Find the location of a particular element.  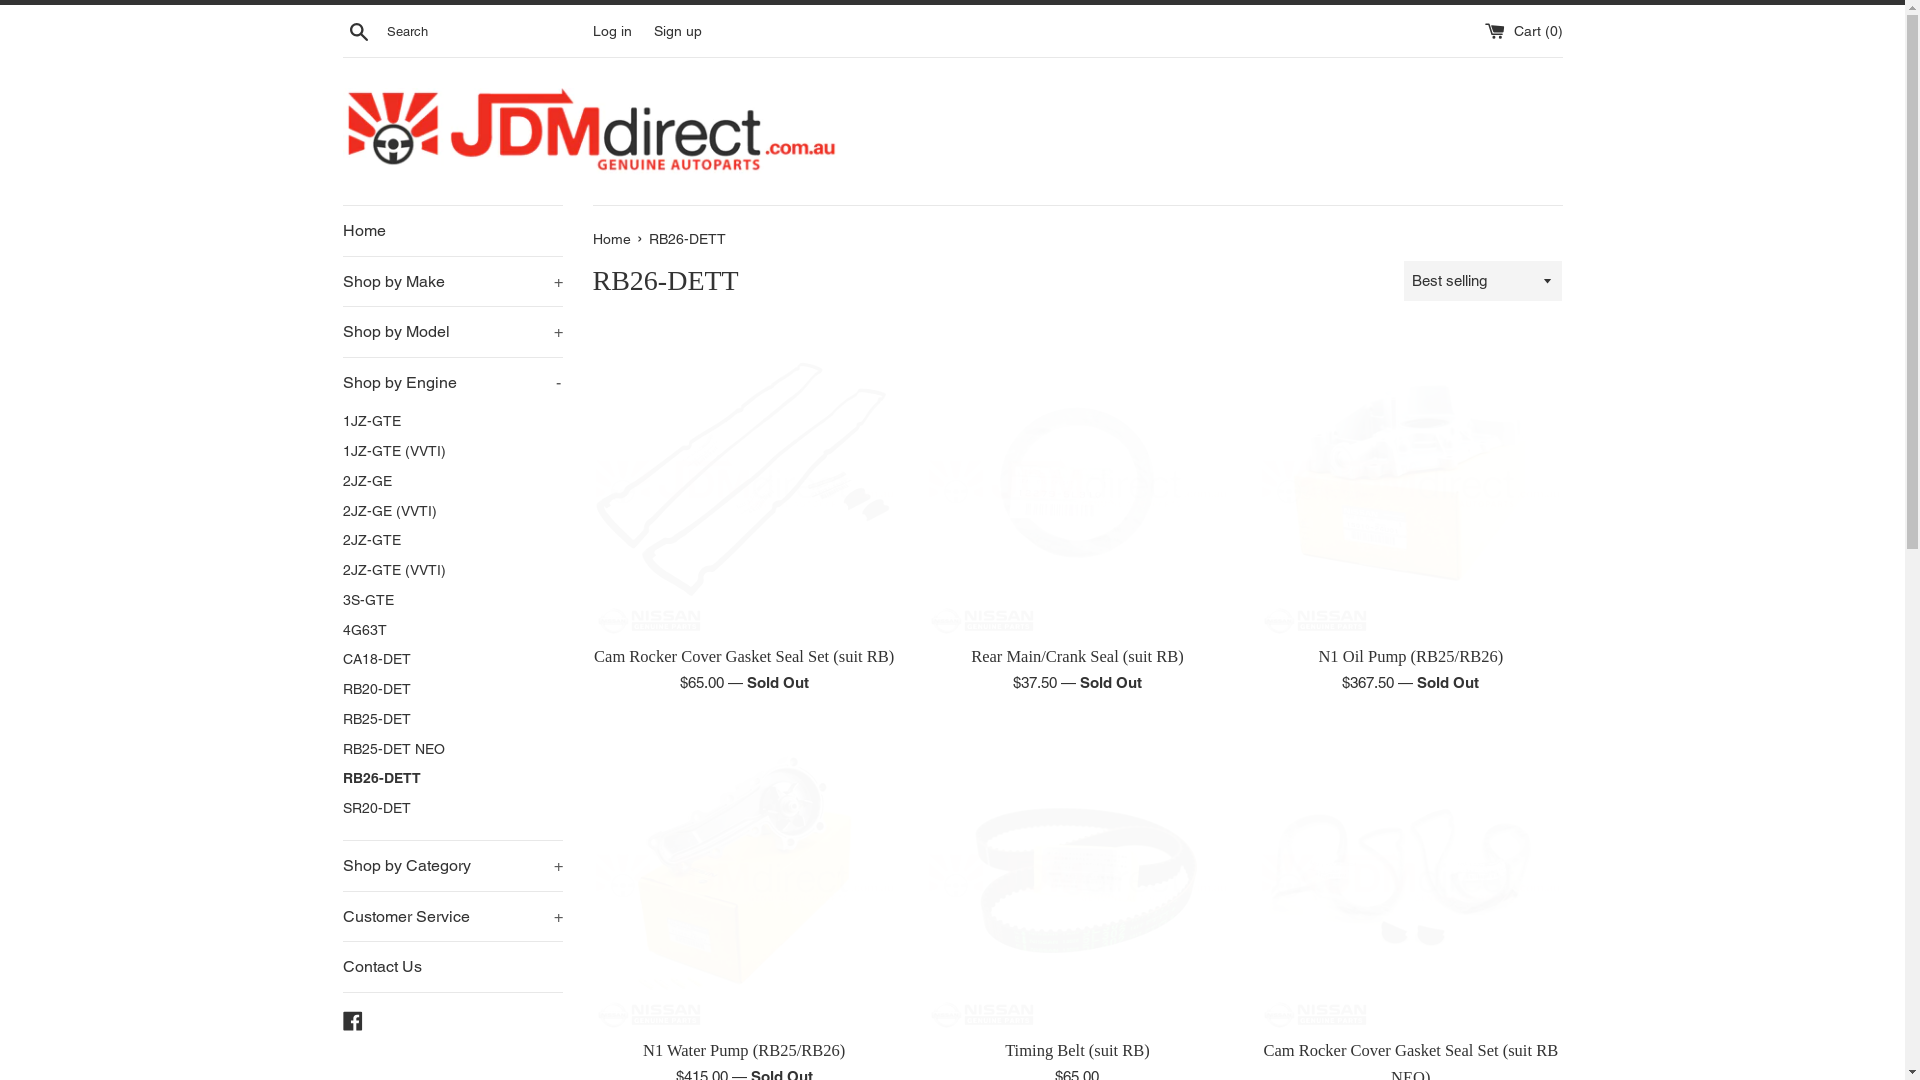

'Shop by Category is located at coordinates (450, 865).